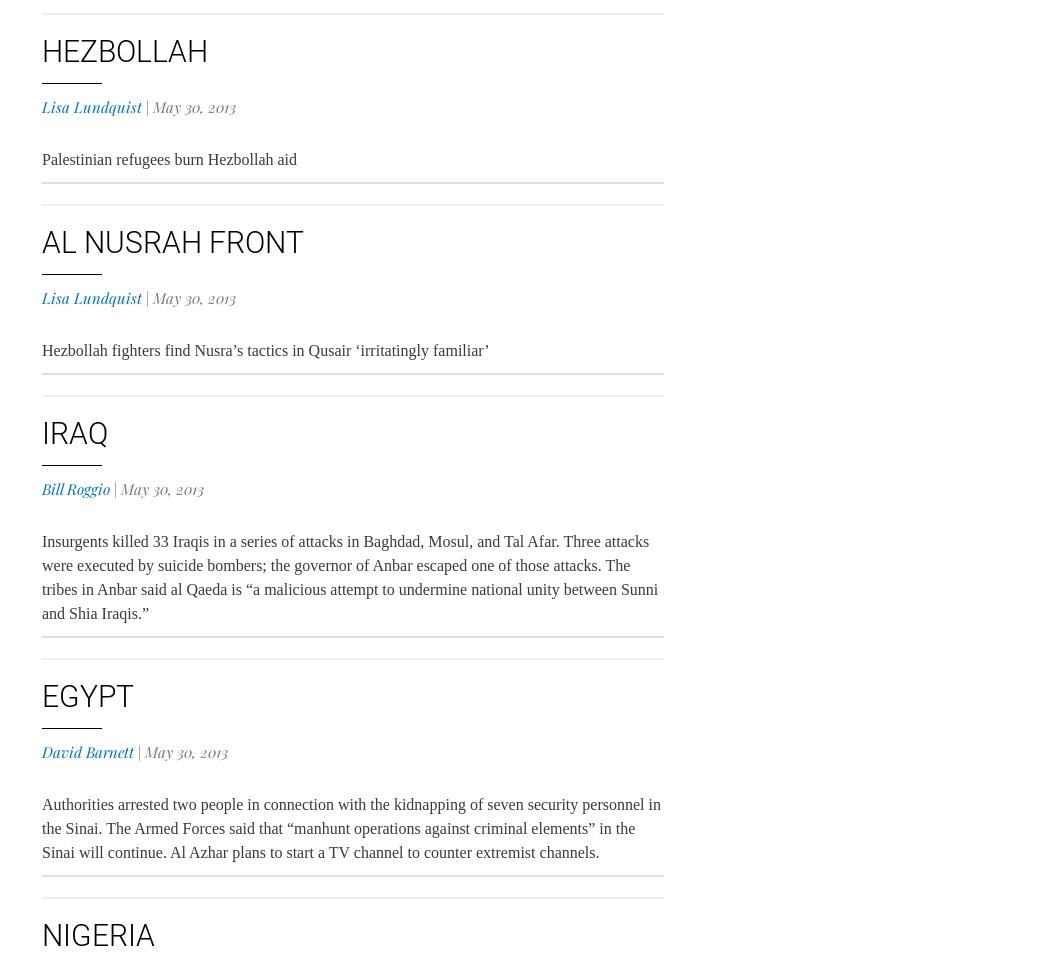  I want to click on 'Palestinian refugees burn Hezbollah aid', so click(168, 159).